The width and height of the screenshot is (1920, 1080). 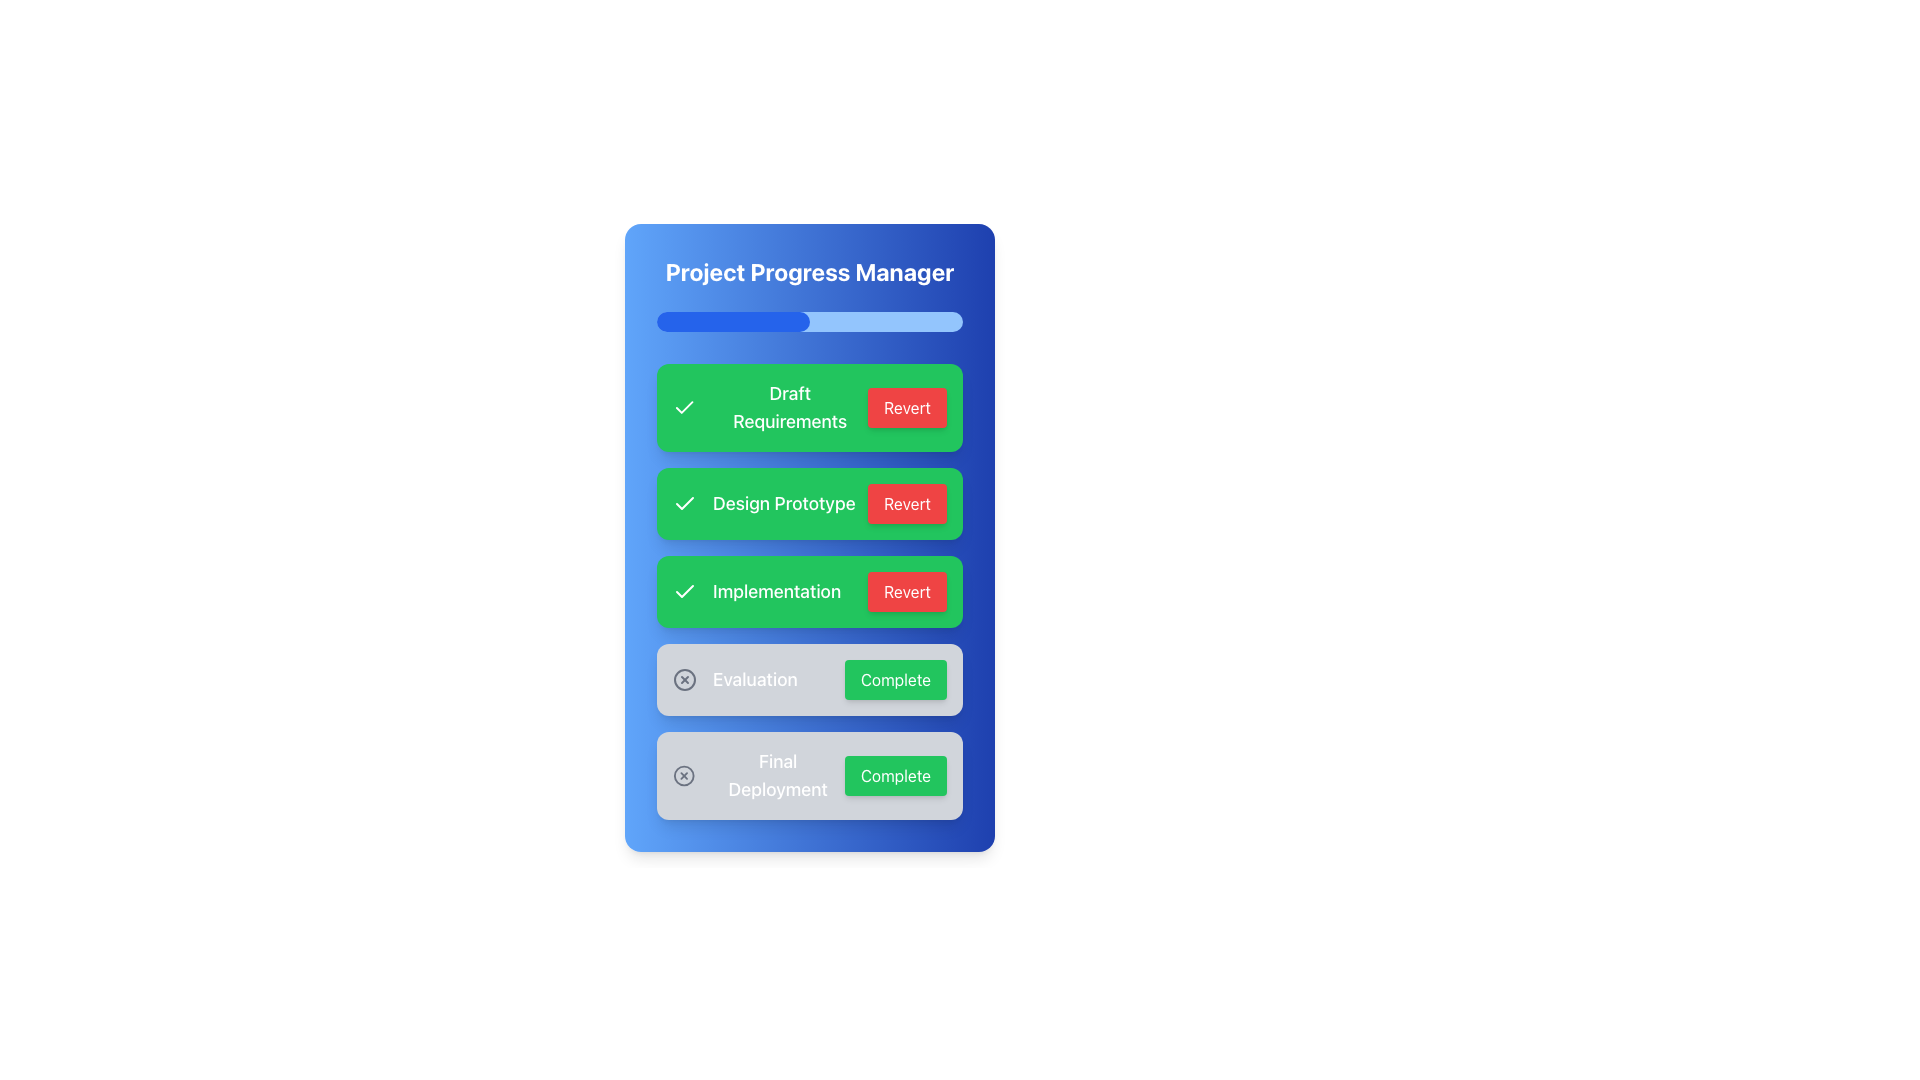 What do you see at coordinates (906, 503) in the screenshot?
I see `the 'Revert' button, which is a rectangular button with a red background and white text, to observe the hover effect` at bounding box center [906, 503].